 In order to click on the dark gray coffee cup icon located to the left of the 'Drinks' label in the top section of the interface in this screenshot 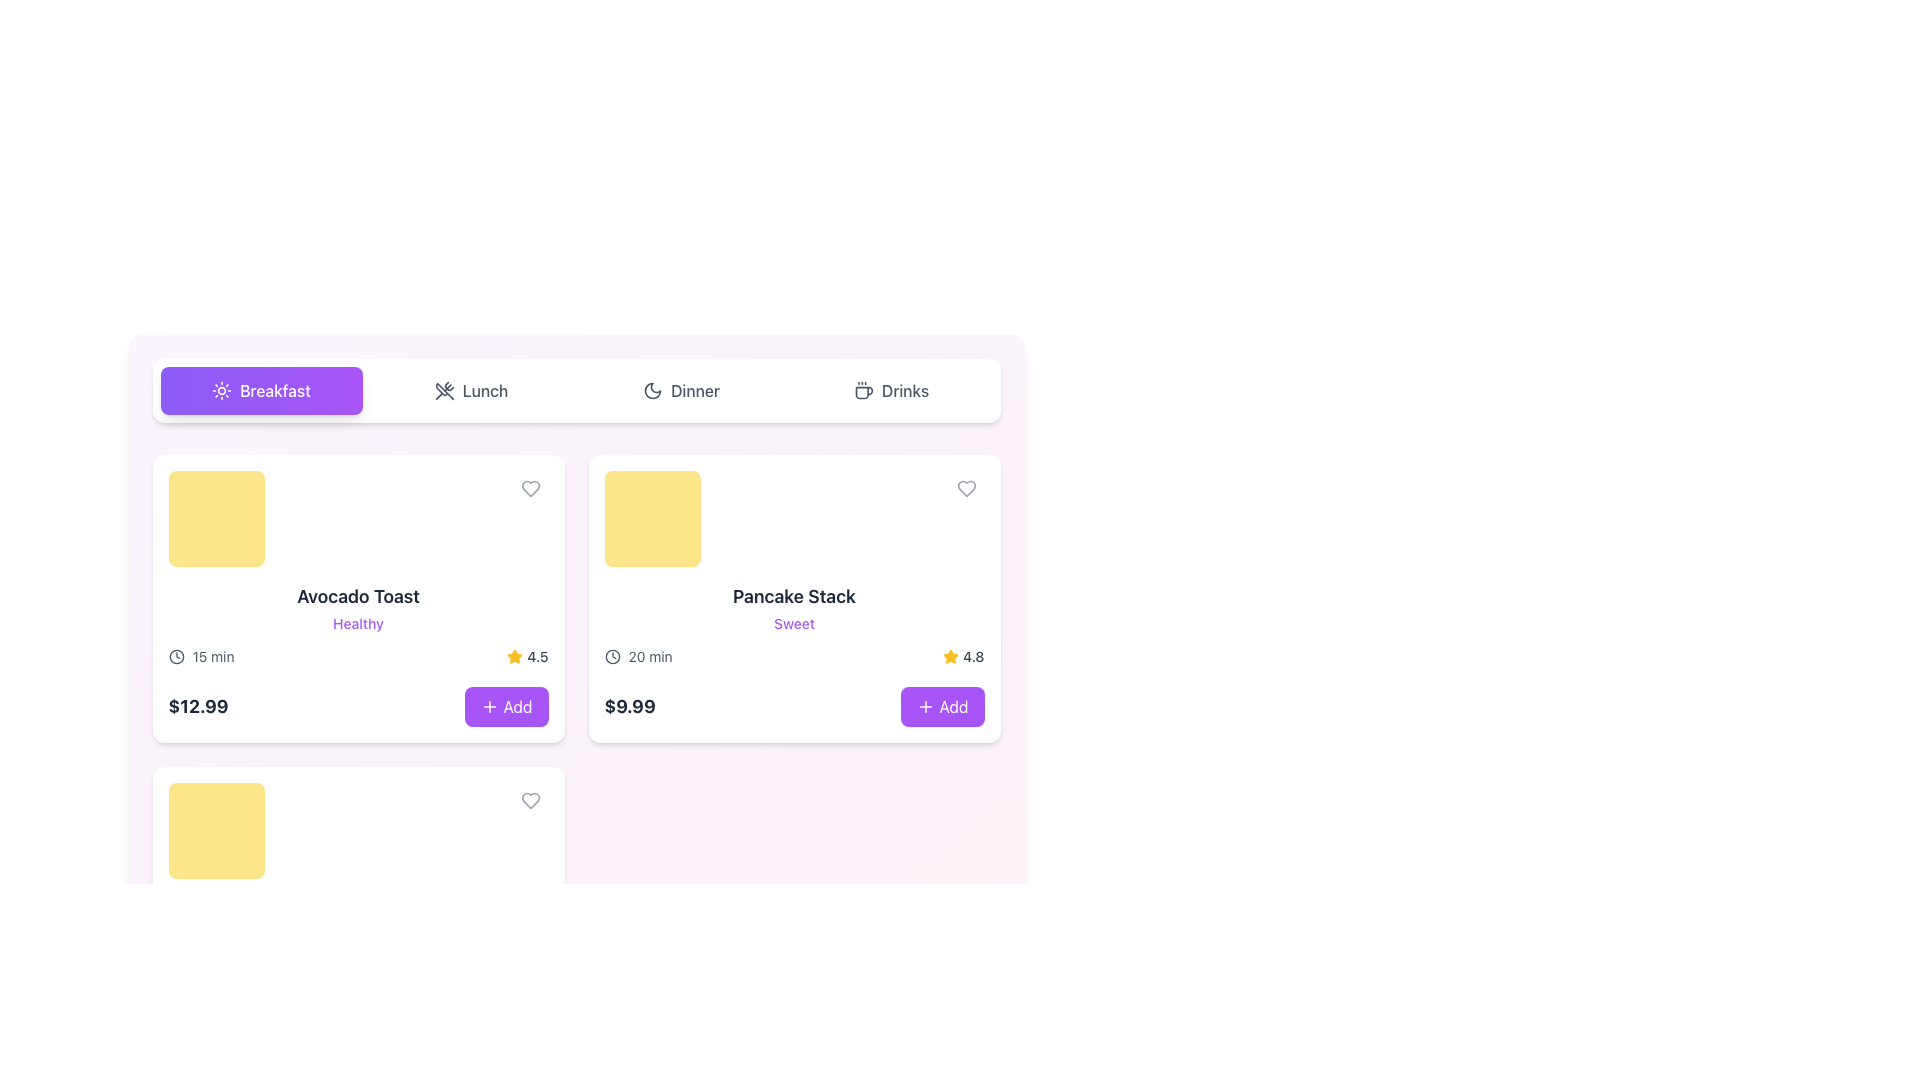, I will do `click(863, 390)`.